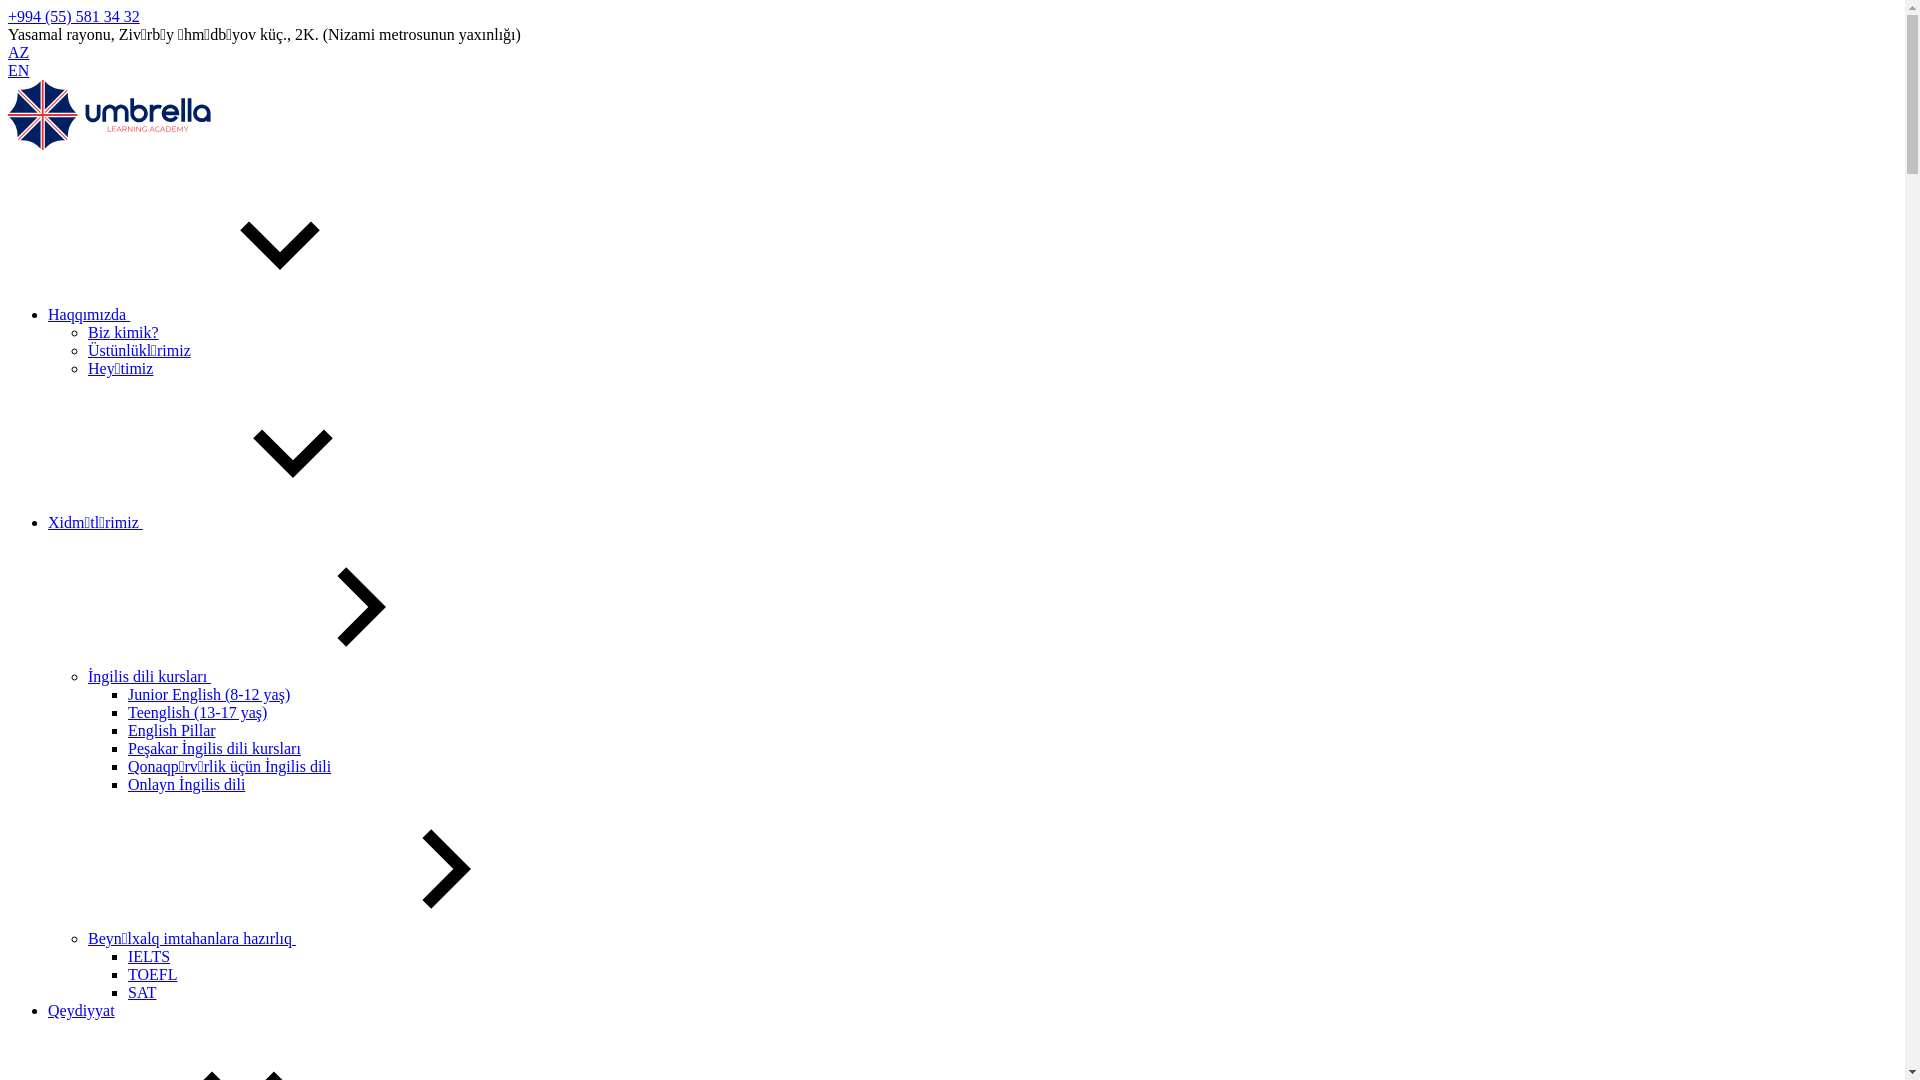 Image resolution: width=1920 pixels, height=1080 pixels. I want to click on '+994 (55) 581 34 32', so click(8, 16).